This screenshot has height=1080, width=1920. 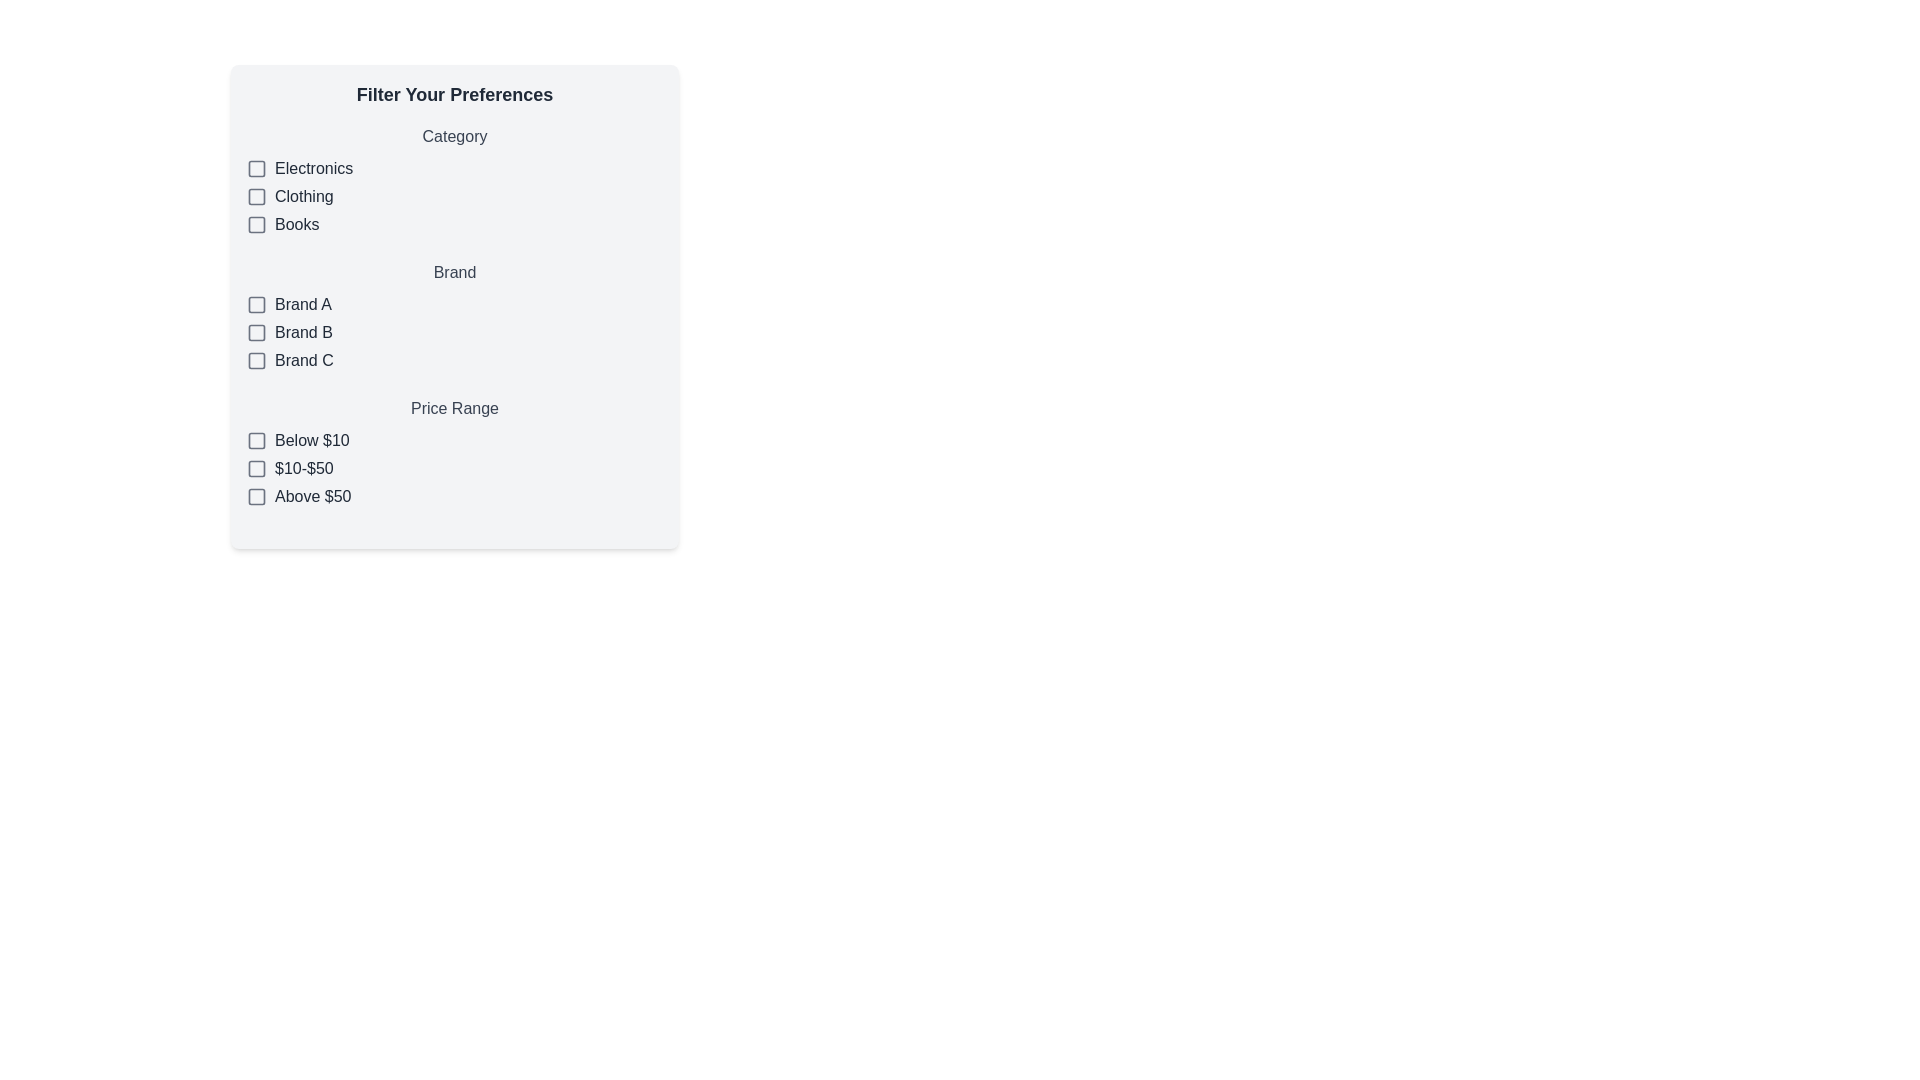 I want to click on the checkbox located to the left of the text 'Above $50', so click(x=256, y=496).